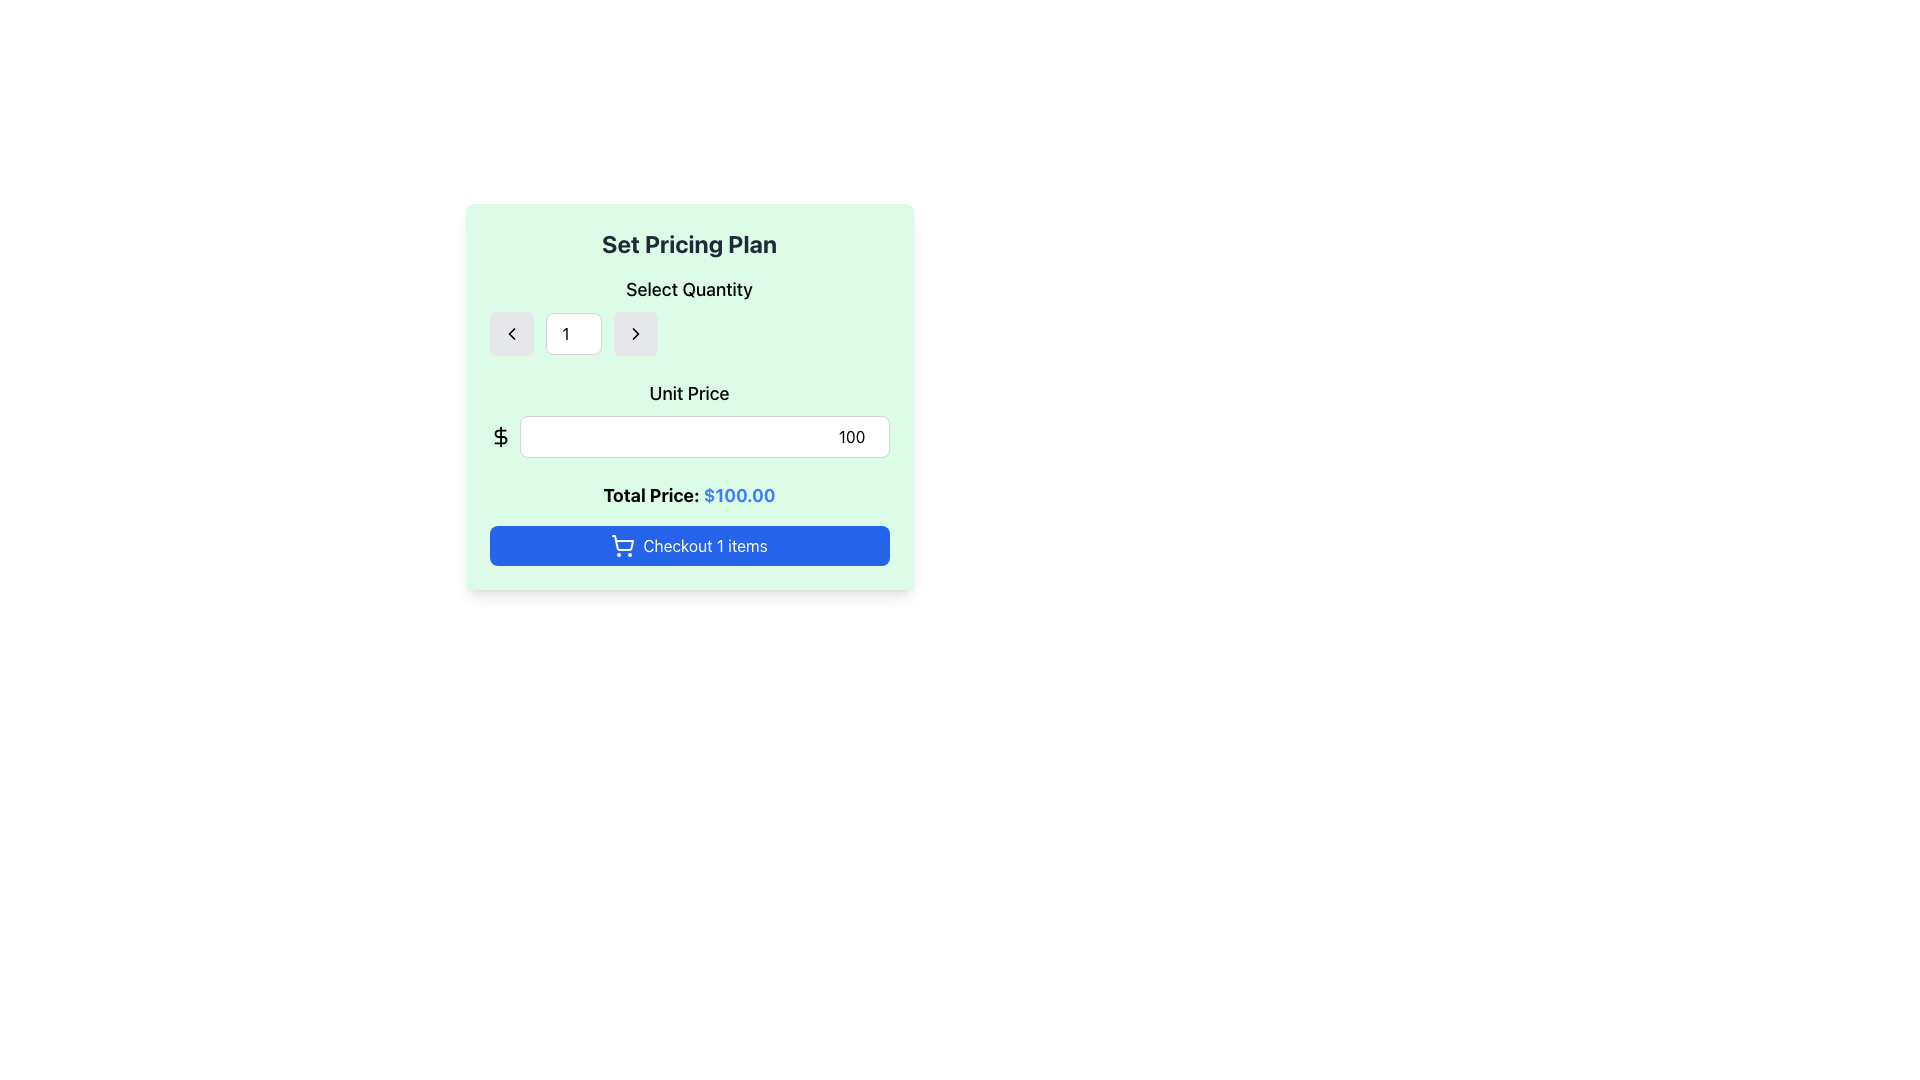 The image size is (1920, 1080). I want to click on the interactive controls in the 'Select Quantity' section, which includes the decrement button, numeric input field, and increment button located just below the 'Set Pricing Plan' title, so click(689, 315).